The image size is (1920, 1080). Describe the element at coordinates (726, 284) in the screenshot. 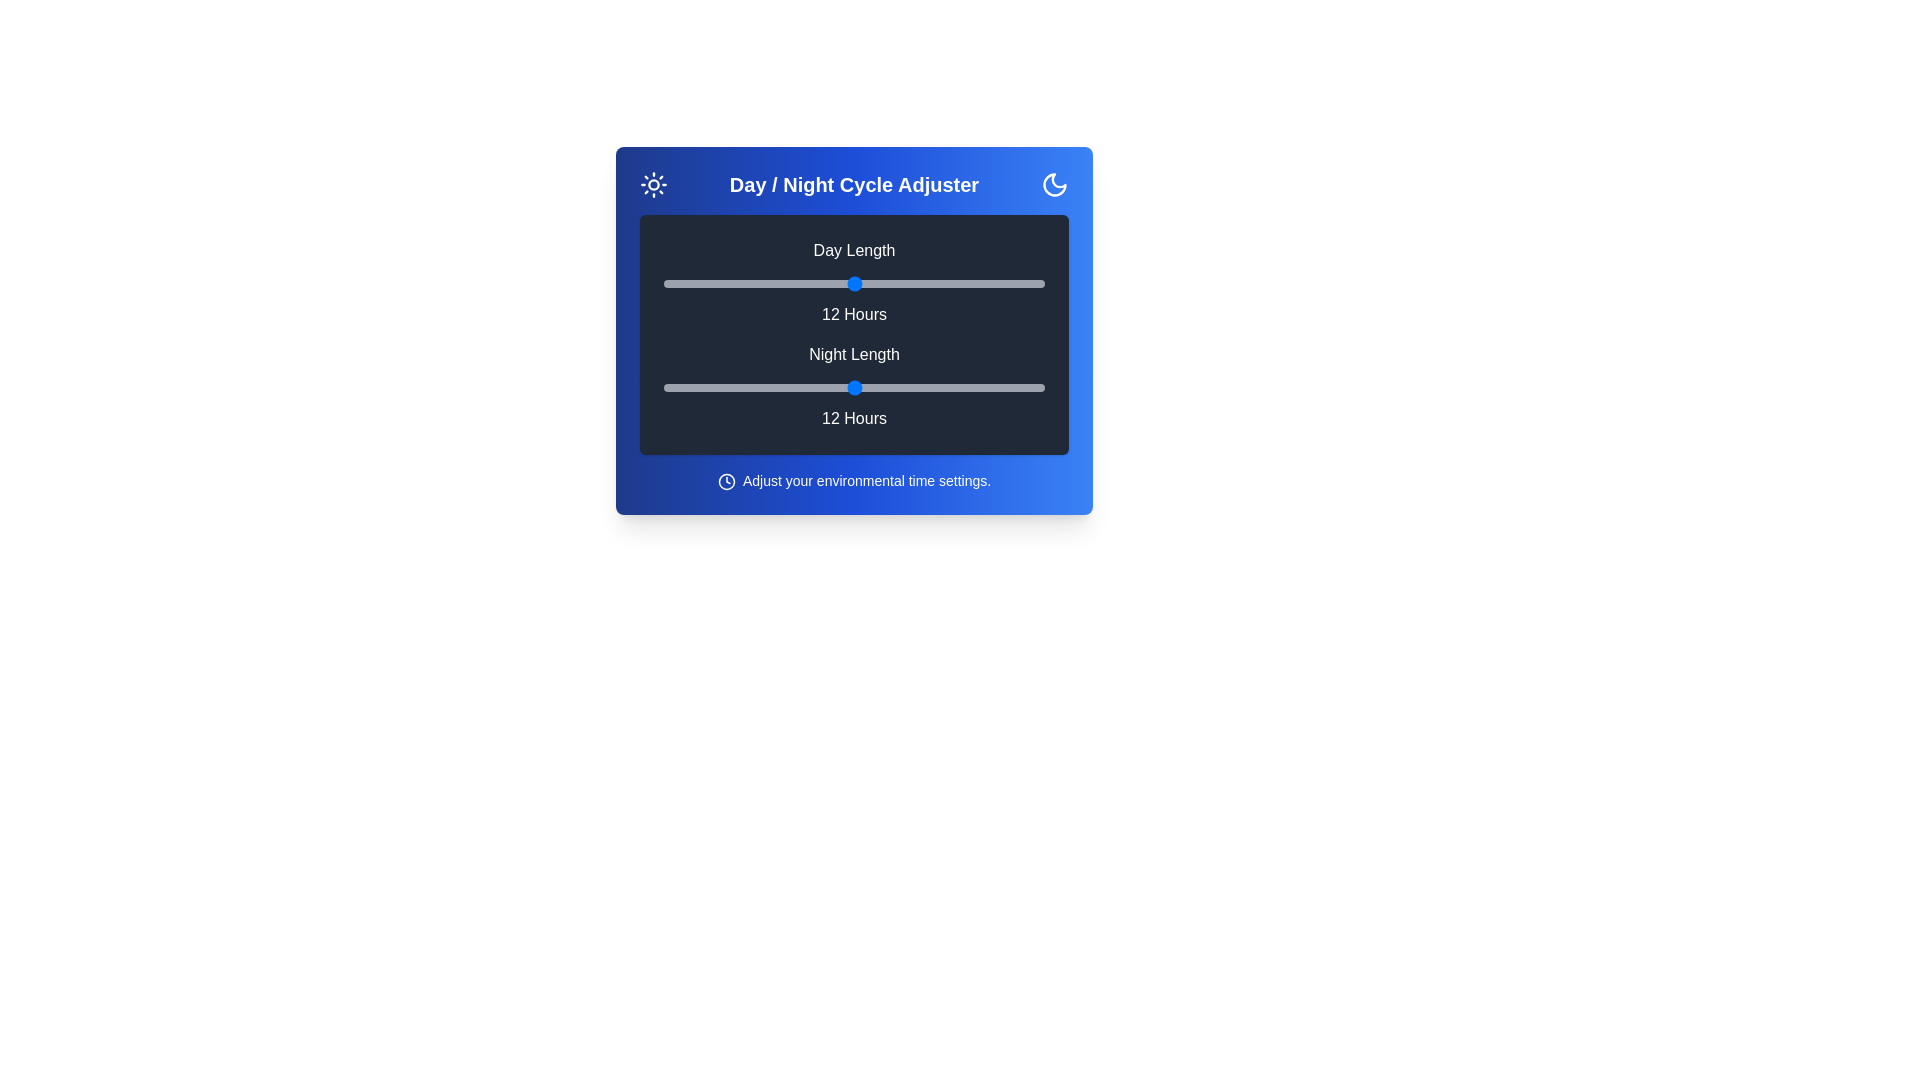

I see `the 'Day Length' slider to set the day duration to 8 hours` at that location.